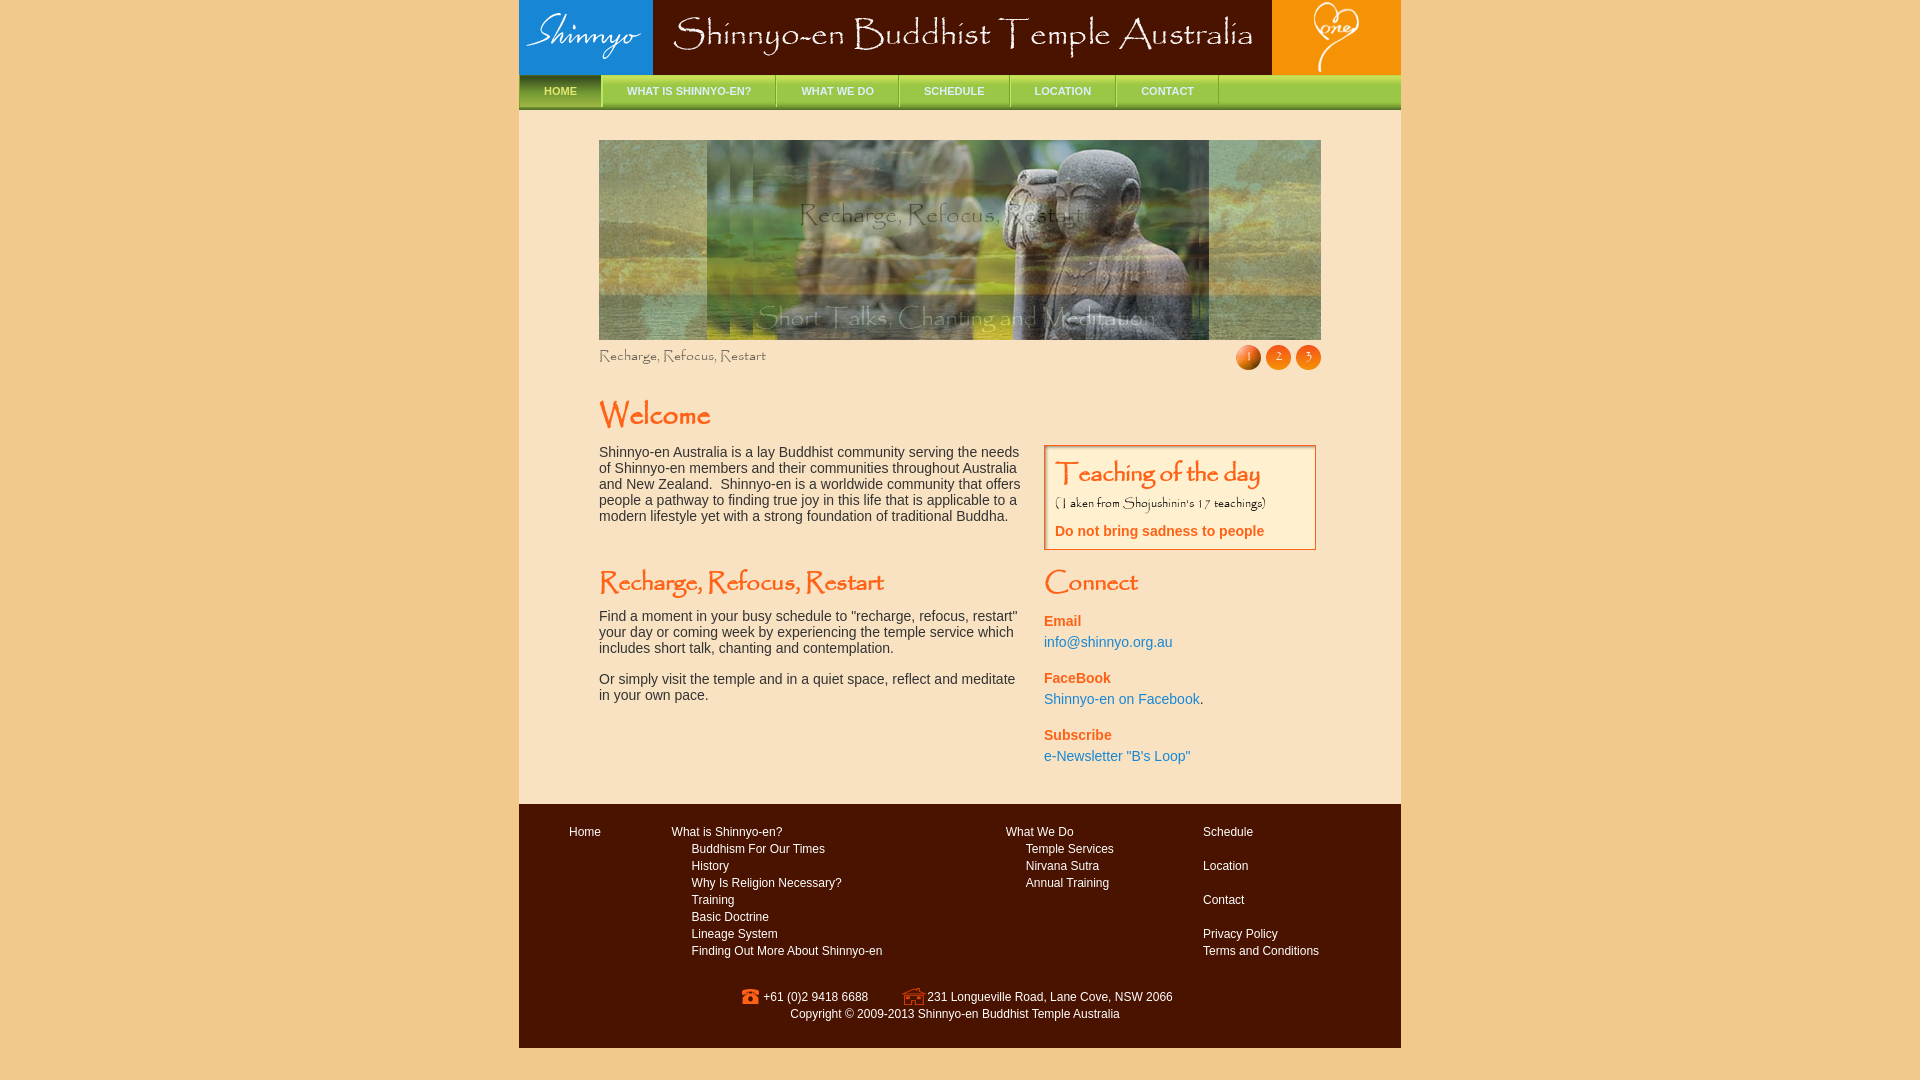 This screenshot has height=1080, width=1920. What do you see at coordinates (1227, 832) in the screenshot?
I see `'Schedule'` at bounding box center [1227, 832].